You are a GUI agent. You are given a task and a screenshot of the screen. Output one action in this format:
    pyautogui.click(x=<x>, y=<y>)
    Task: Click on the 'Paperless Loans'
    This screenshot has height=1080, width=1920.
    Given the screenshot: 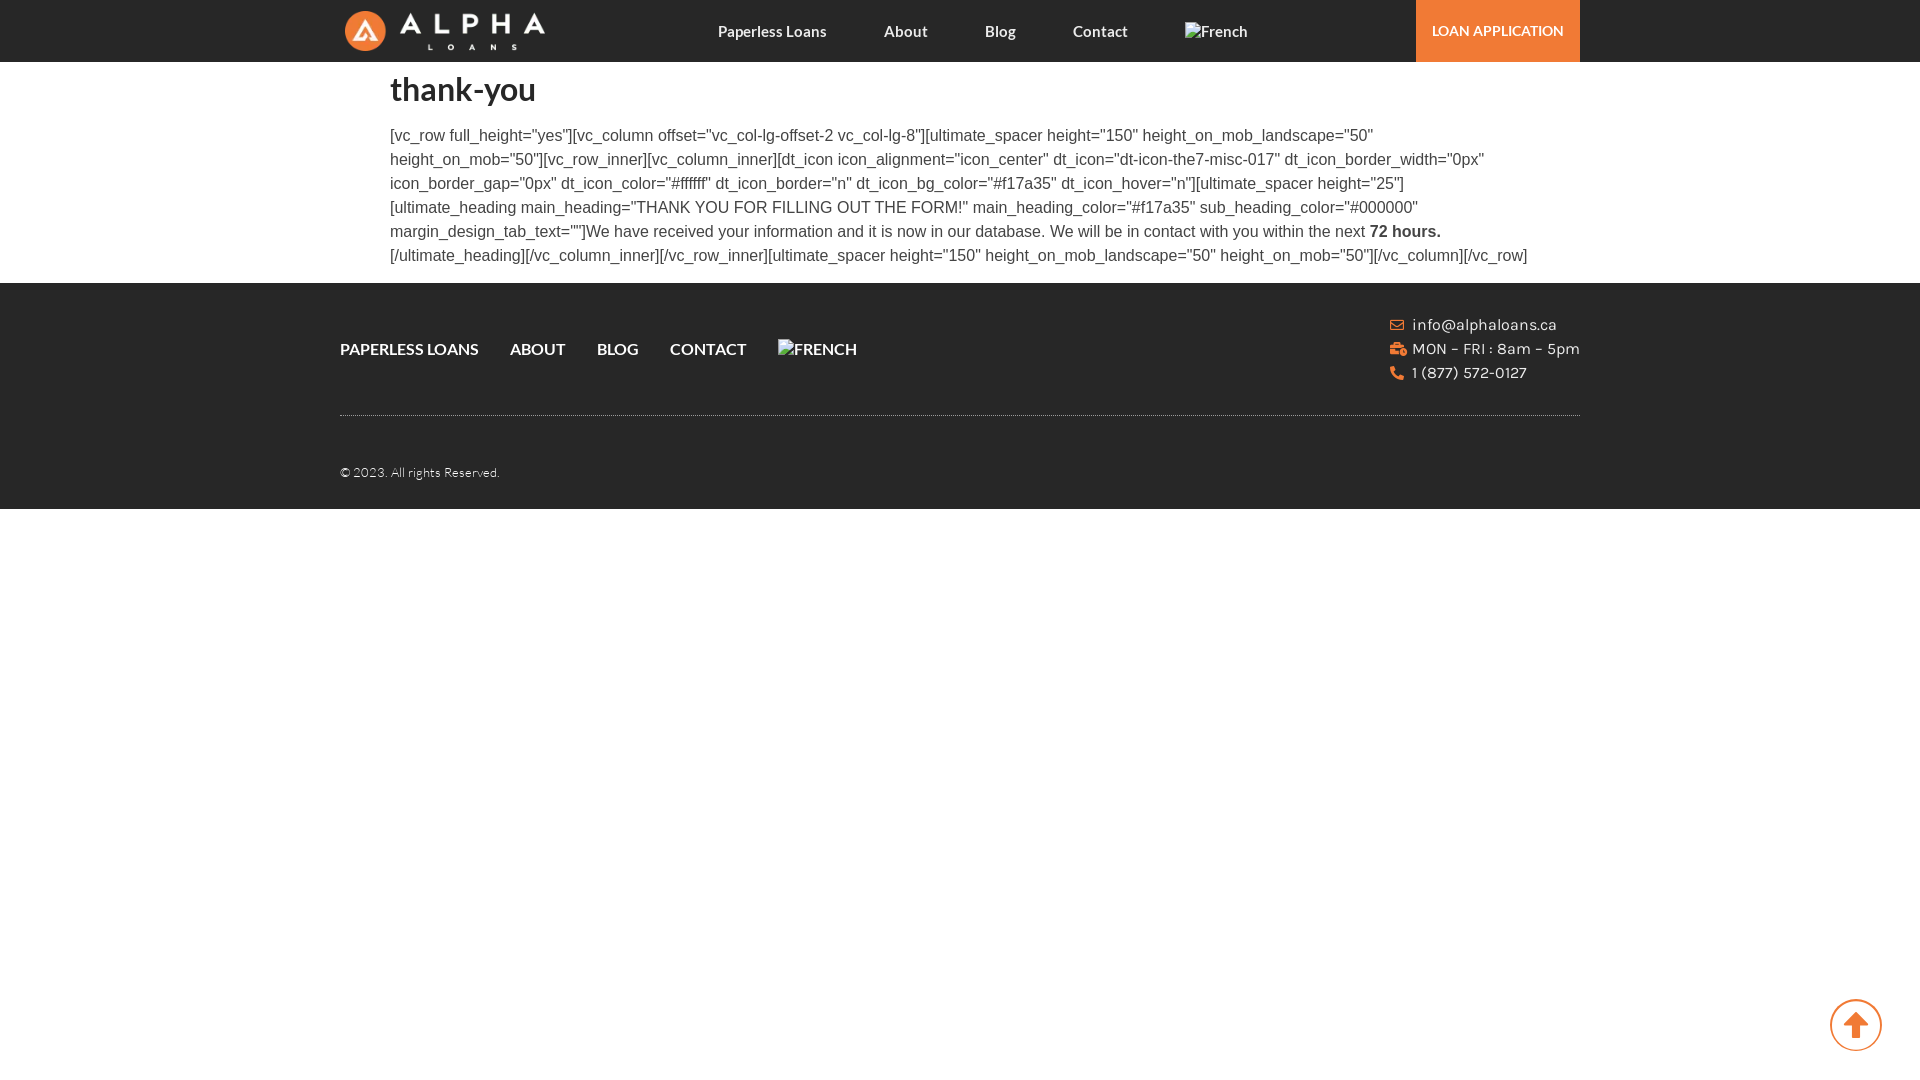 What is the action you would take?
    pyautogui.click(x=771, y=30)
    